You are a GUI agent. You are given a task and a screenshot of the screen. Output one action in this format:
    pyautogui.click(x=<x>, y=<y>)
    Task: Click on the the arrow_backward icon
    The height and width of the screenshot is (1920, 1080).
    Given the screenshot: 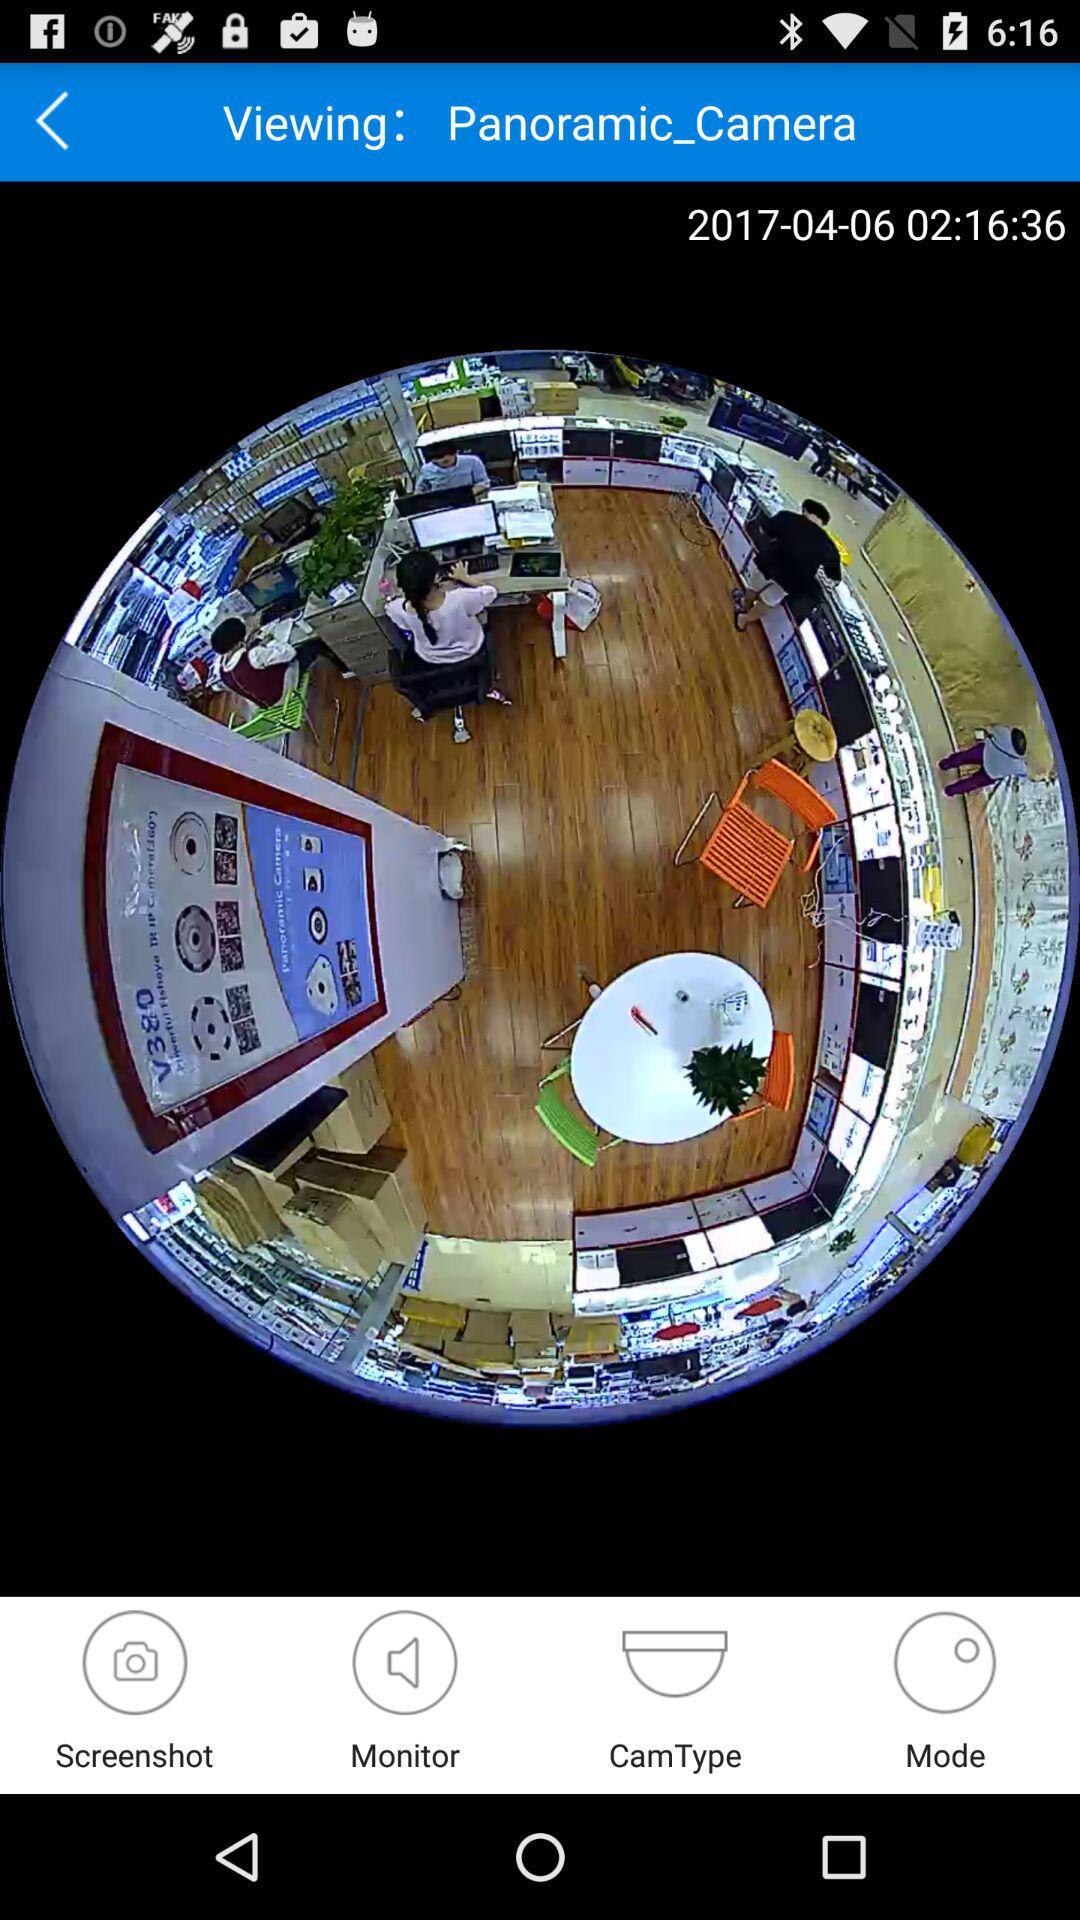 What is the action you would take?
    pyautogui.click(x=58, y=129)
    